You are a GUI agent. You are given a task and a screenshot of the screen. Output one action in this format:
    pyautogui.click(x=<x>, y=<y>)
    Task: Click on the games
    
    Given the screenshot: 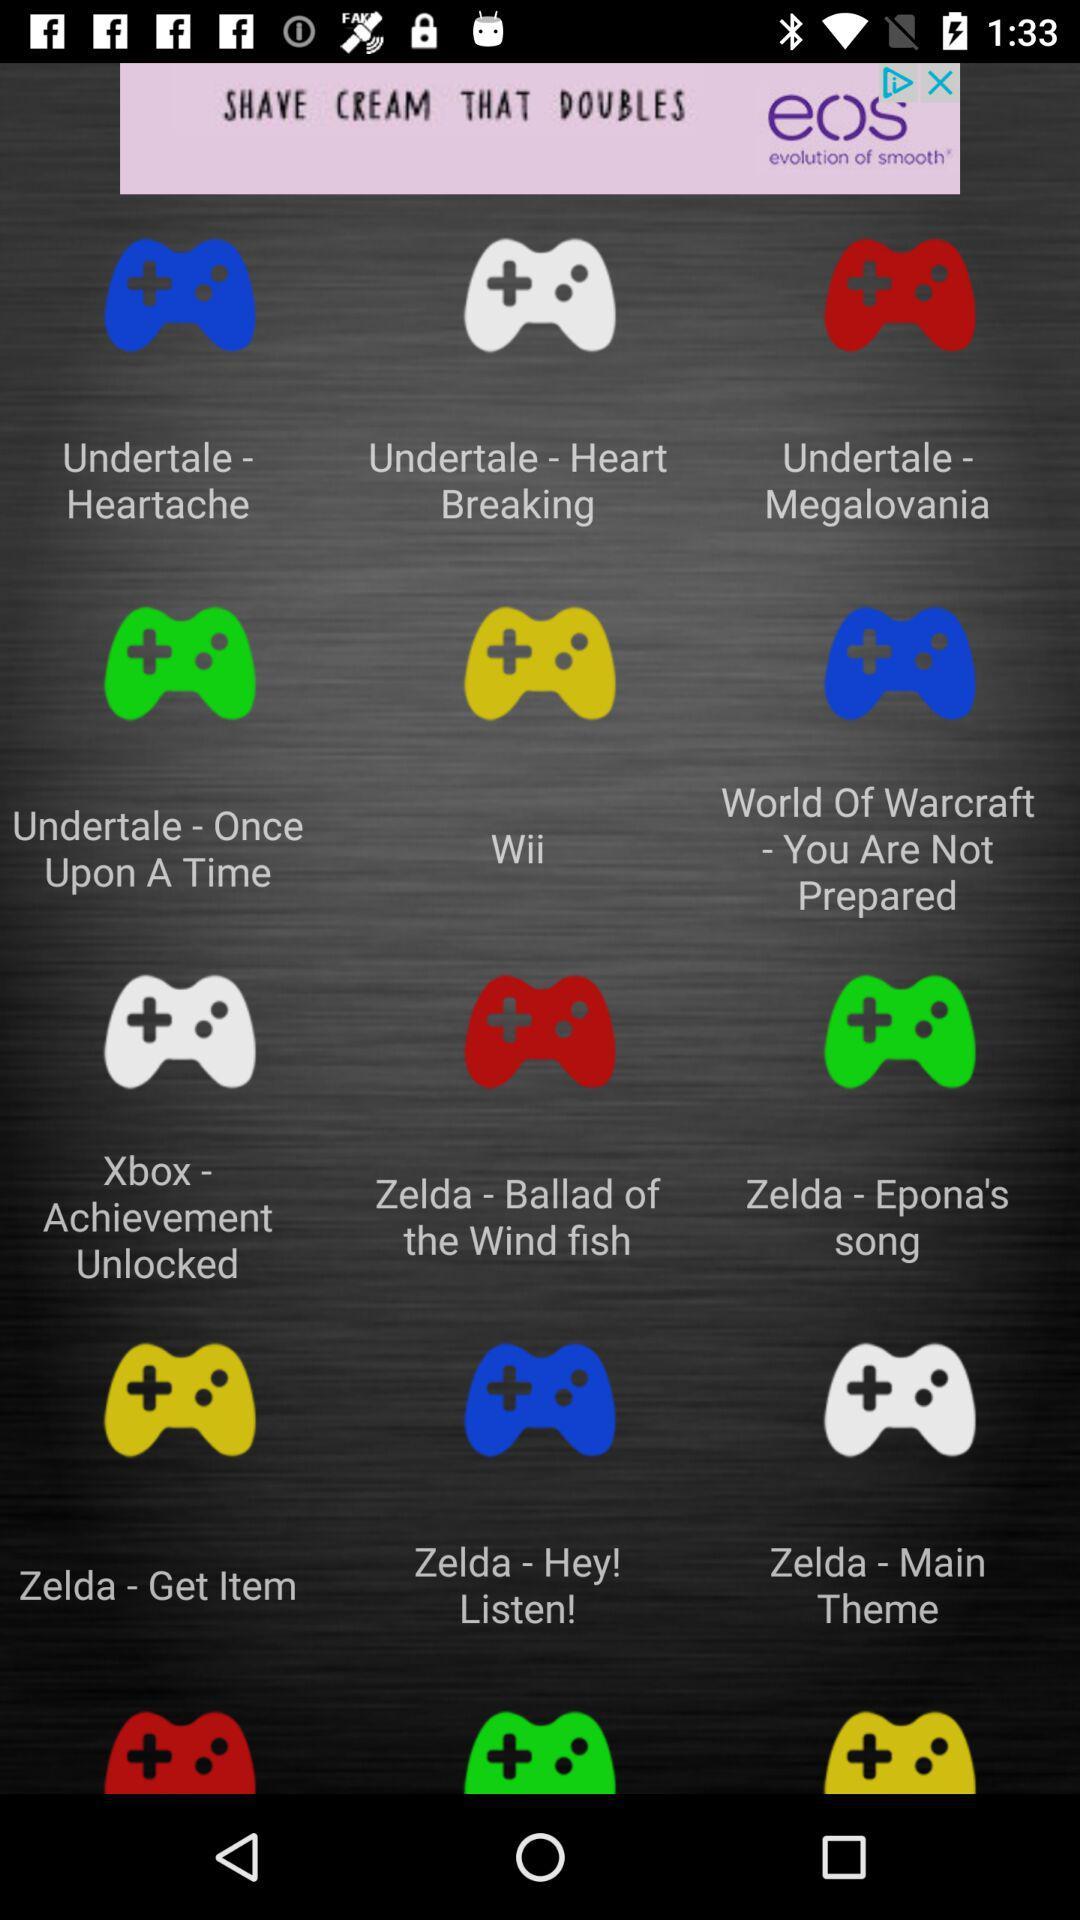 What is the action you would take?
    pyautogui.click(x=180, y=1740)
    